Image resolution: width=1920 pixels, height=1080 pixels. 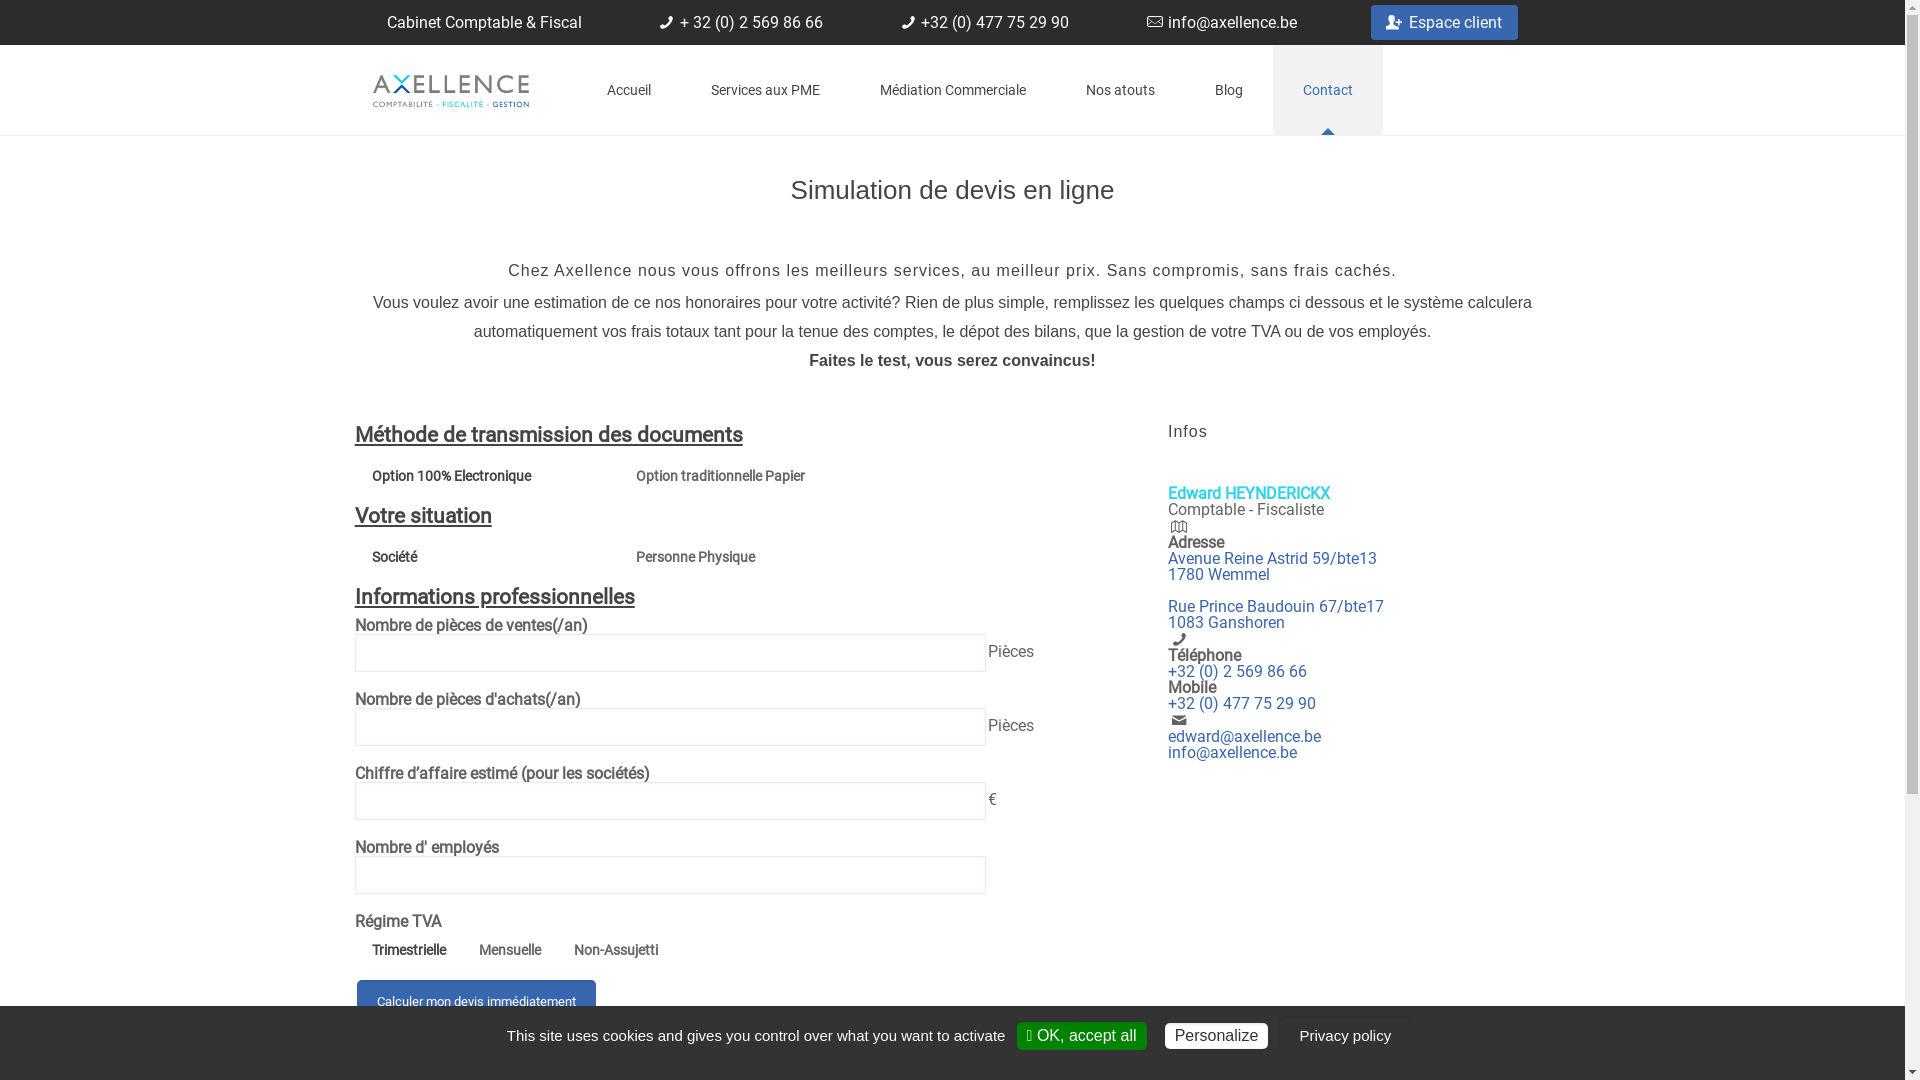 I want to click on 'Rue Prince Baudouin 67/bte17, so click(x=1275, y=613).